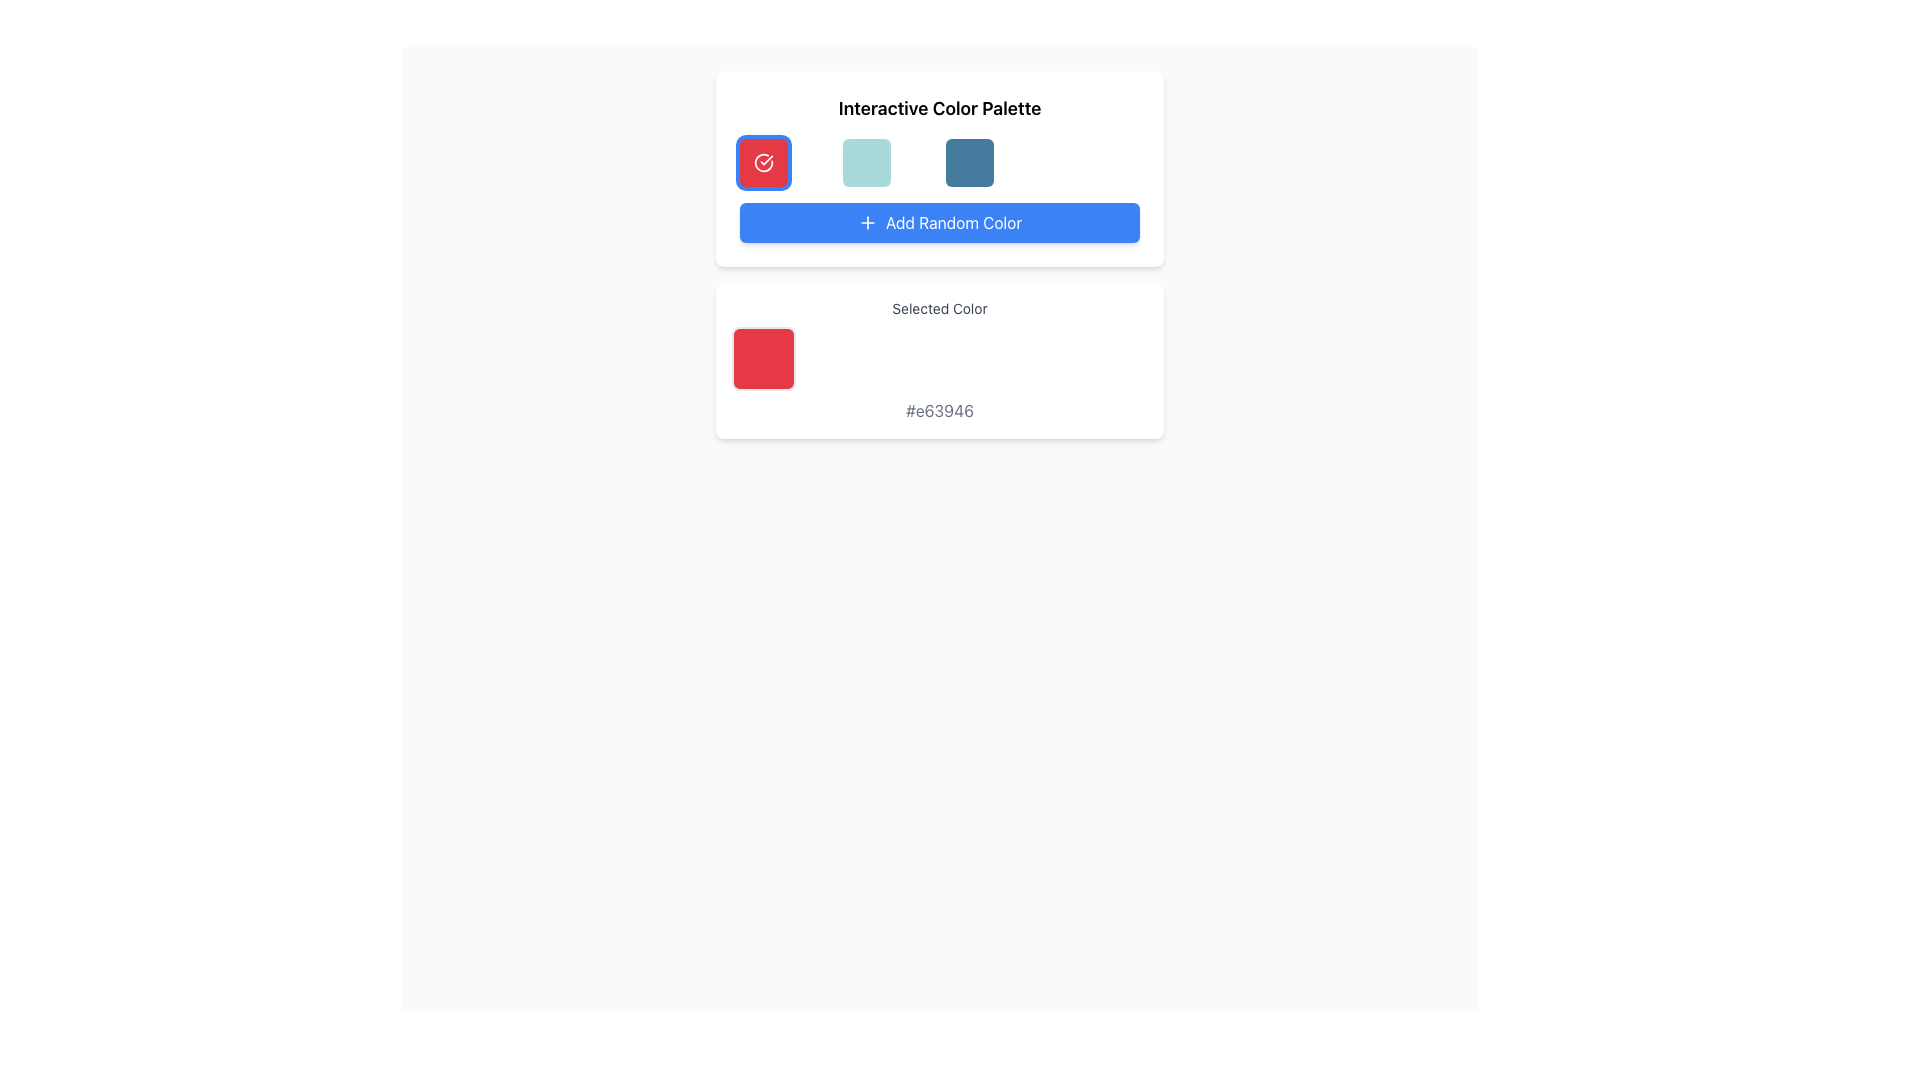  What do you see at coordinates (939, 223) in the screenshot?
I see `the blue rectangular button labeled 'Add Random Color'` at bounding box center [939, 223].